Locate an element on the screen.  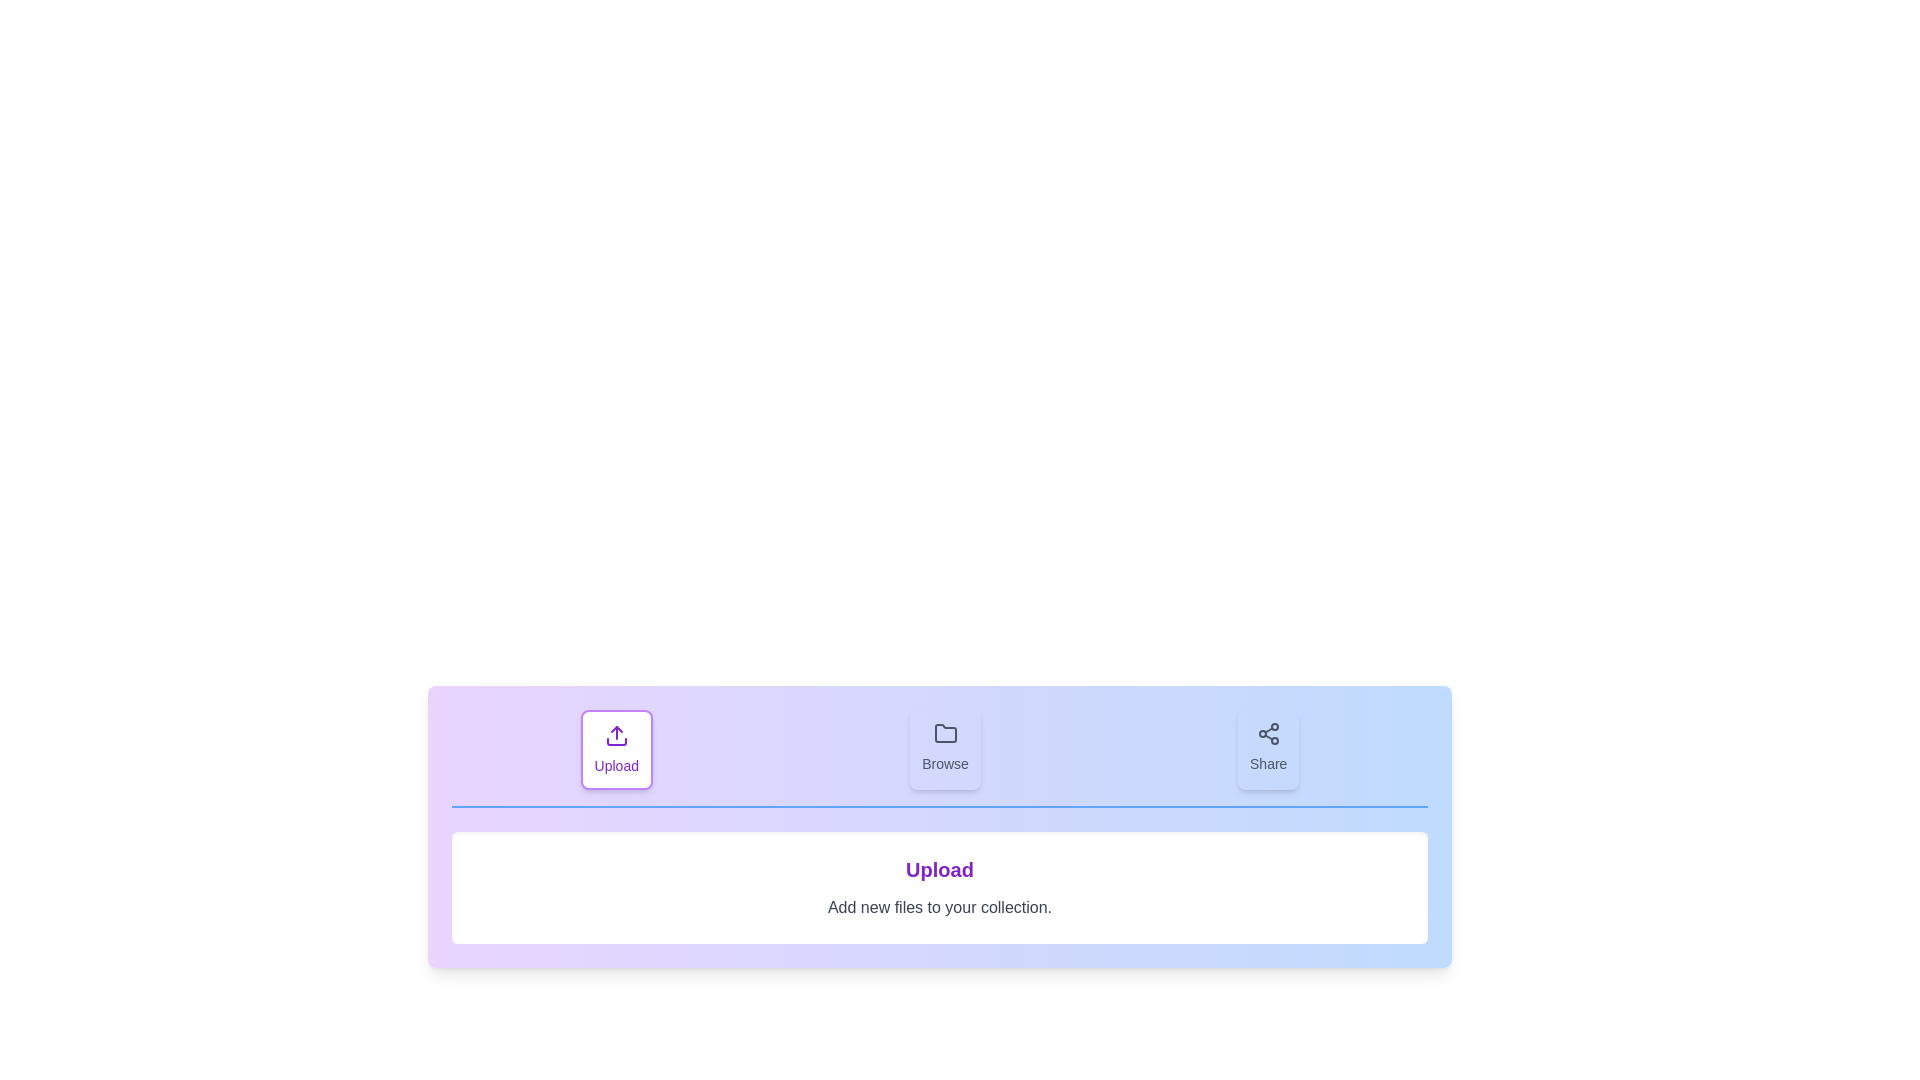
the Browse tab is located at coordinates (944, 749).